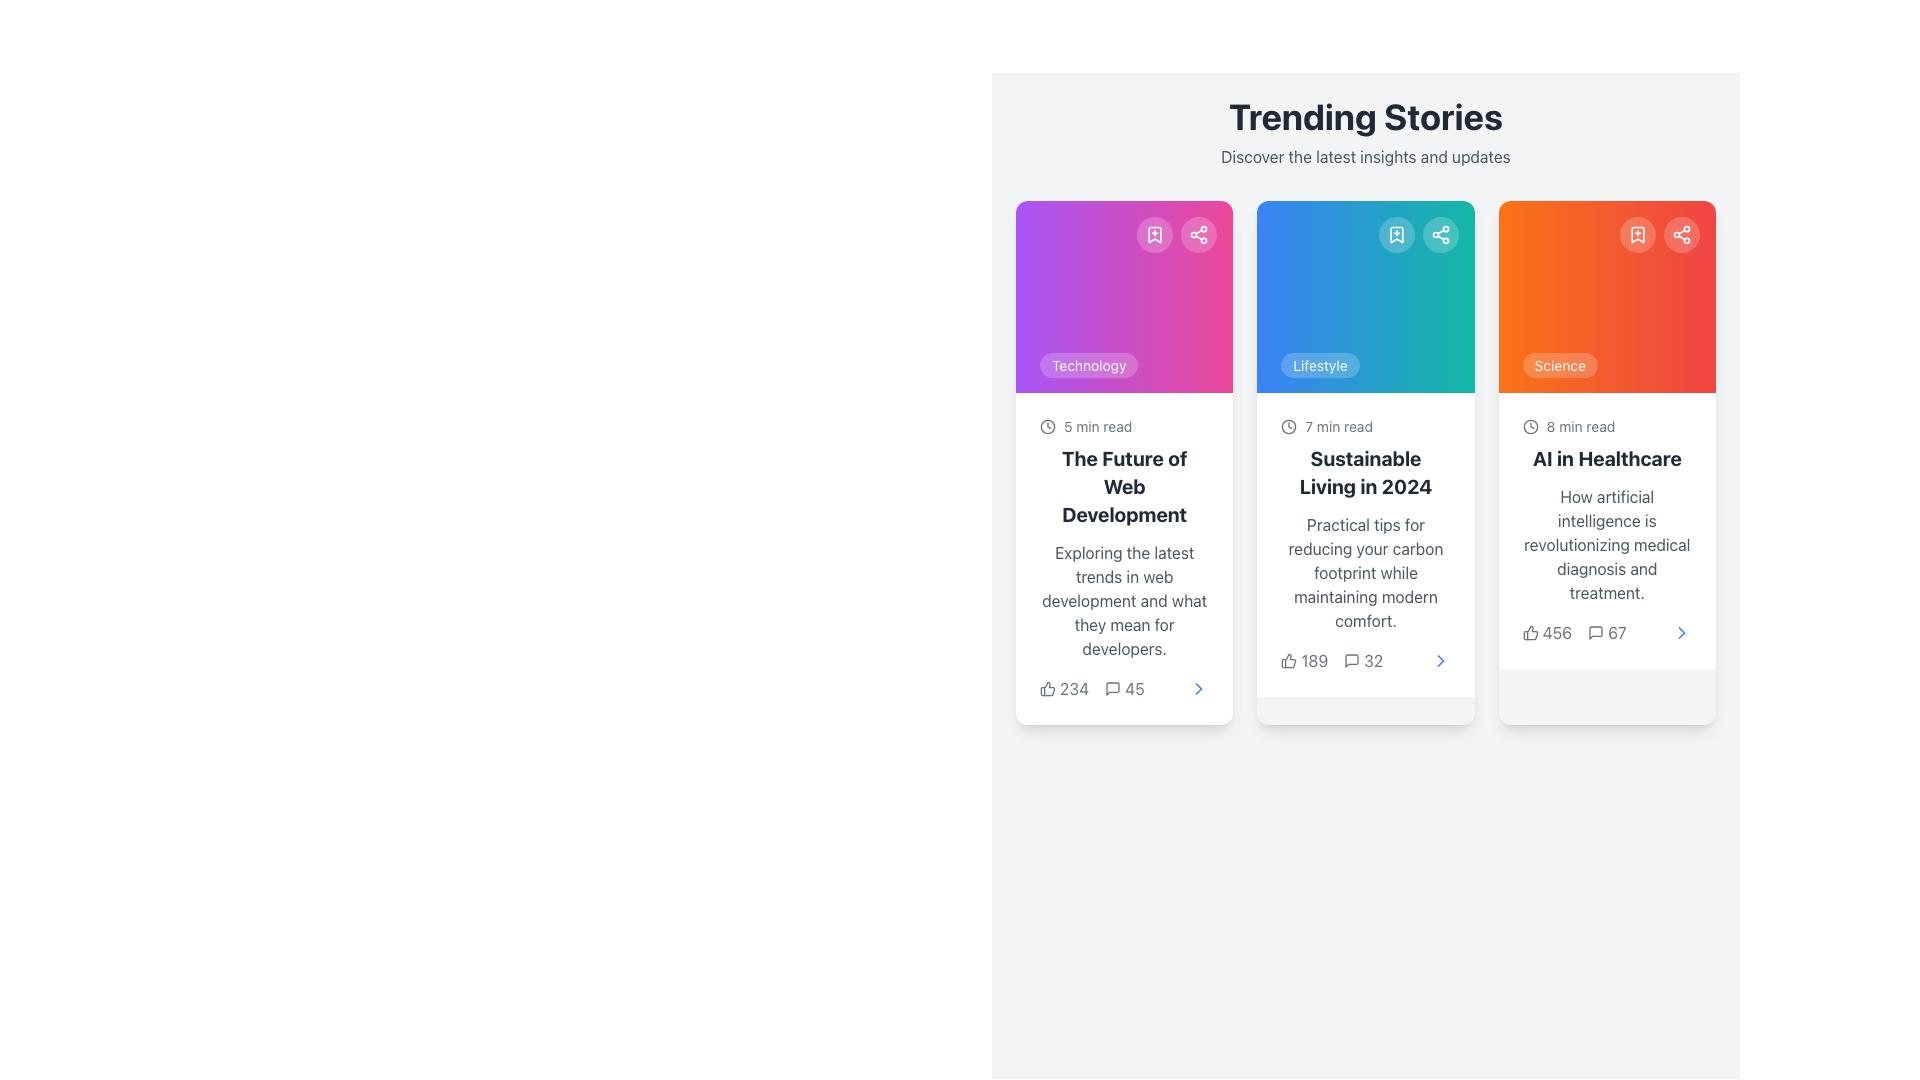 The width and height of the screenshot is (1920, 1080). What do you see at coordinates (1320, 365) in the screenshot?
I see `text of the small rectangular label with rounded edges, which has a light blue background and white text reading 'Lifestyle', located at the bottom-left corner of the third card in the 'Trending Stories' section` at bounding box center [1320, 365].